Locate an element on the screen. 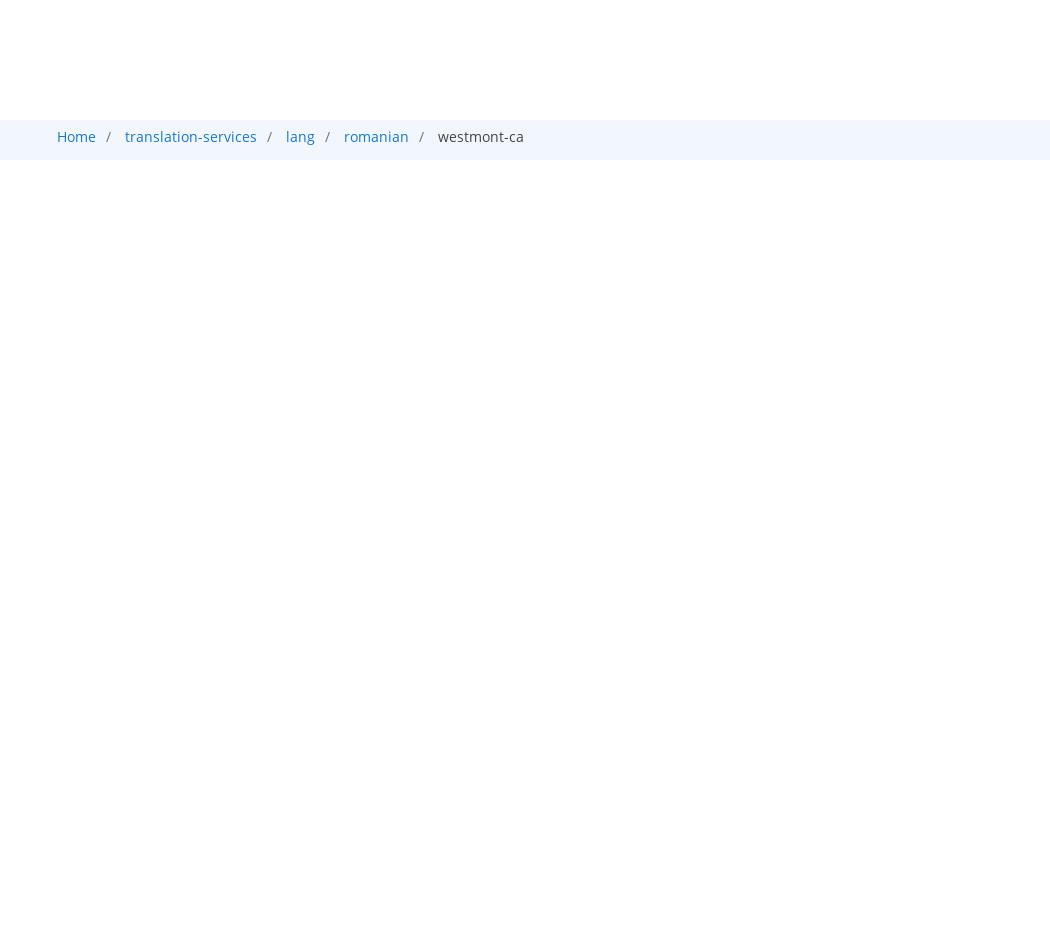 The width and height of the screenshot is (1050, 929). 'Captioning' is located at coordinates (596, 206).